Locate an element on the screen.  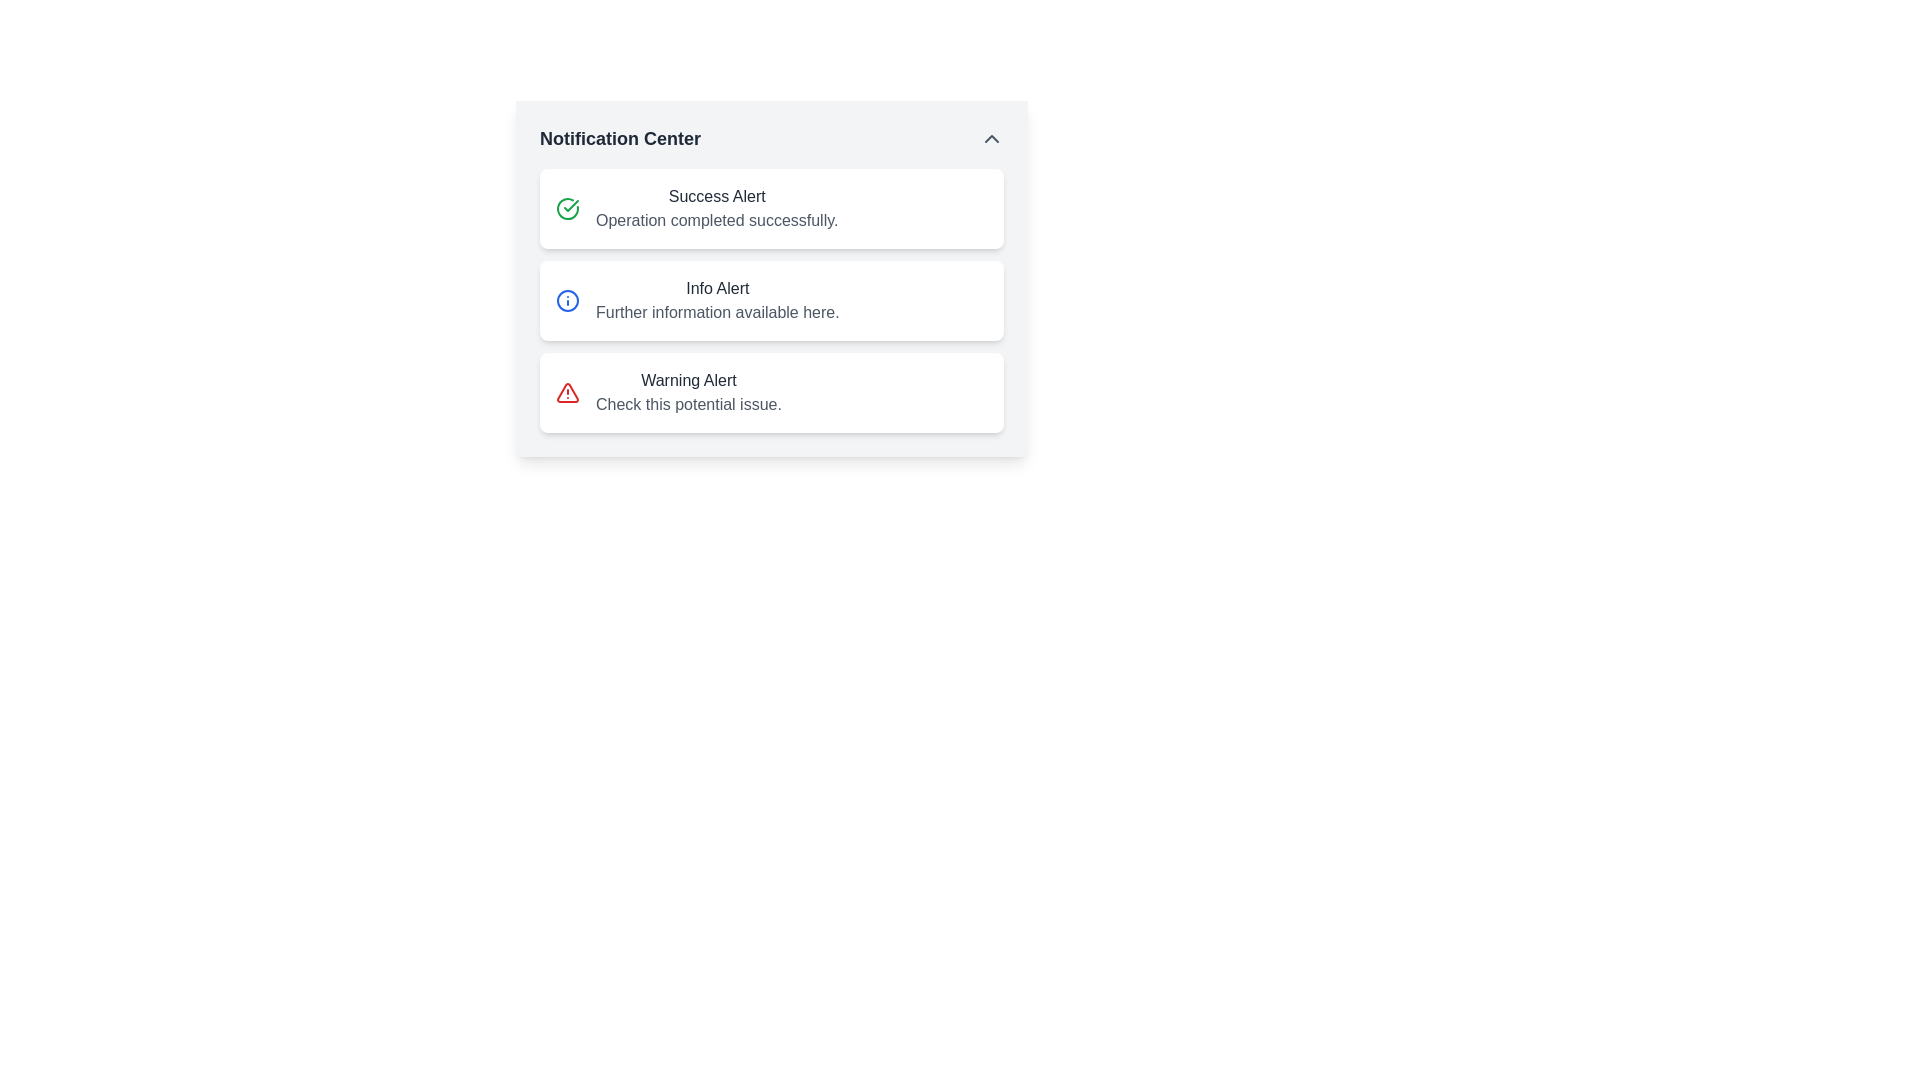
the informational alert in the Notification Center to see more details is located at coordinates (771, 300).